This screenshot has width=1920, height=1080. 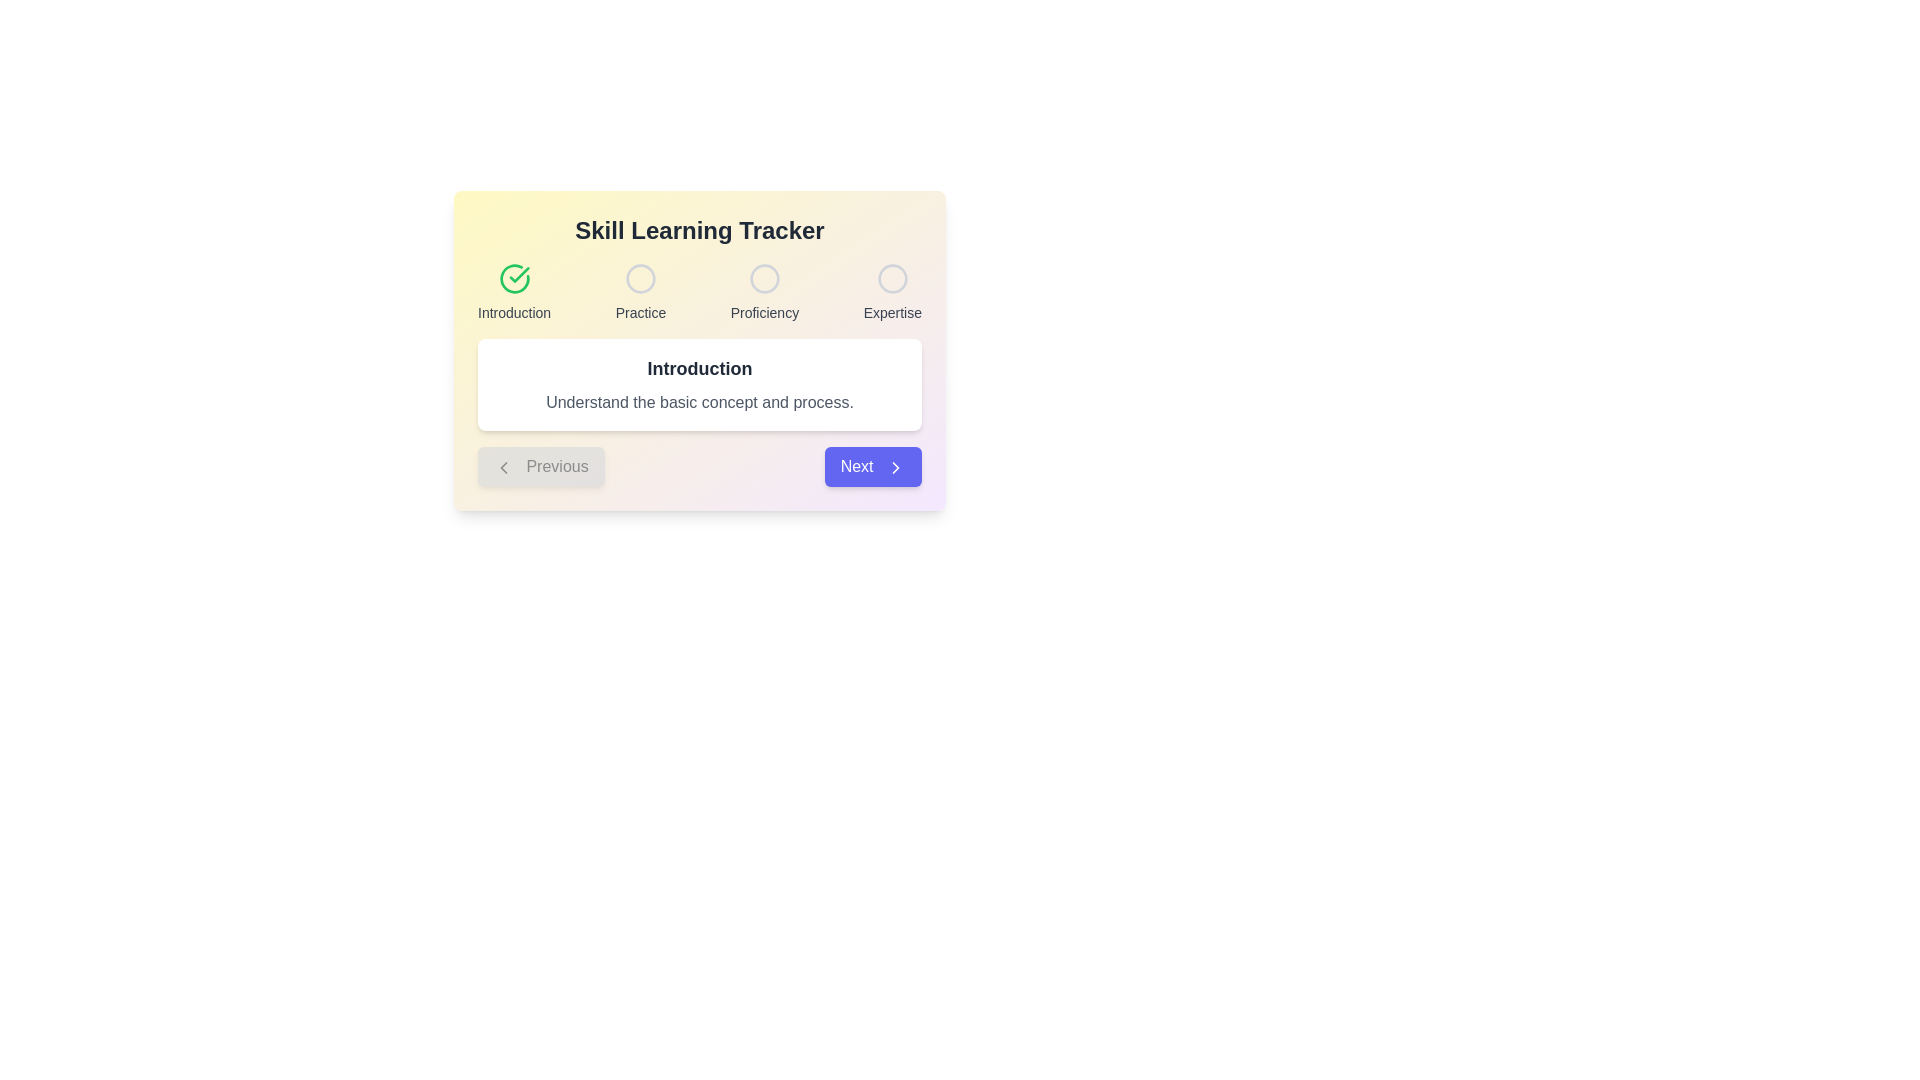 I want to click on 'Proficiency' progress indicator element, which features a hollow circle icon and small gray text below it, positioned centrally in a horizontal layout of skill levels, so click(x=763, y=293).